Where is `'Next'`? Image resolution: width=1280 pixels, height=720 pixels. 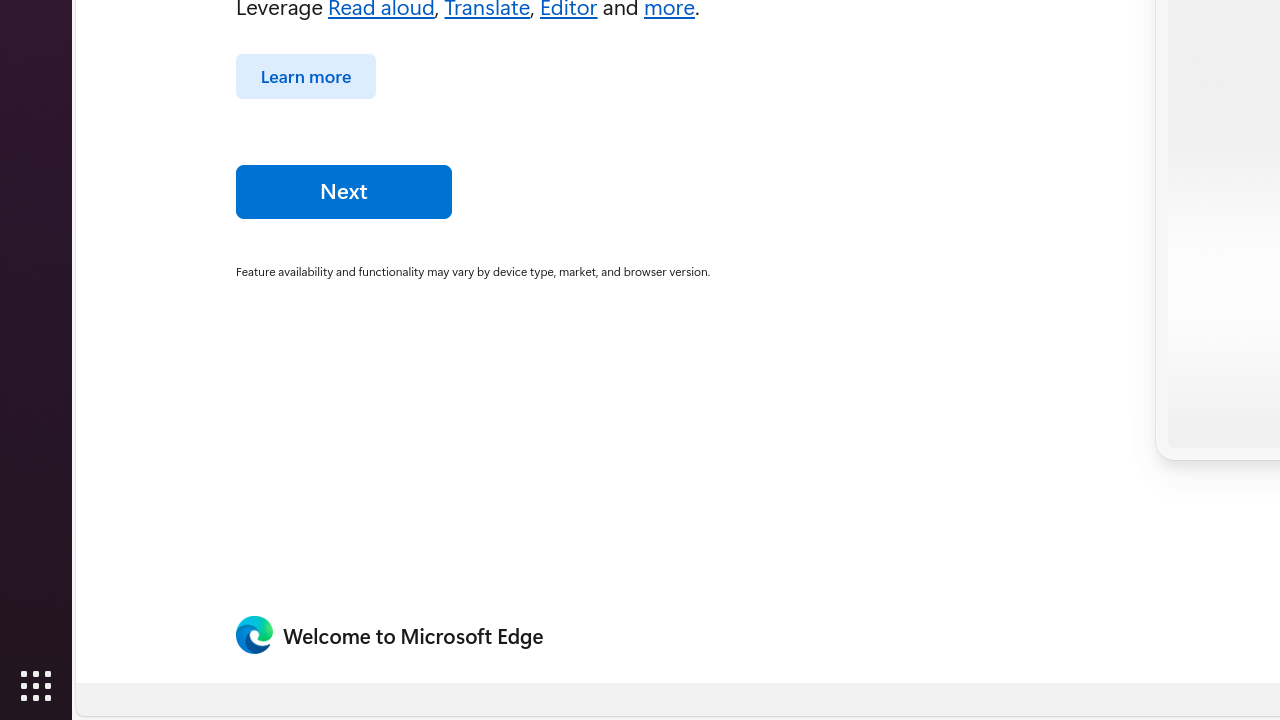
'Next' is located at coordinates (344, 191).